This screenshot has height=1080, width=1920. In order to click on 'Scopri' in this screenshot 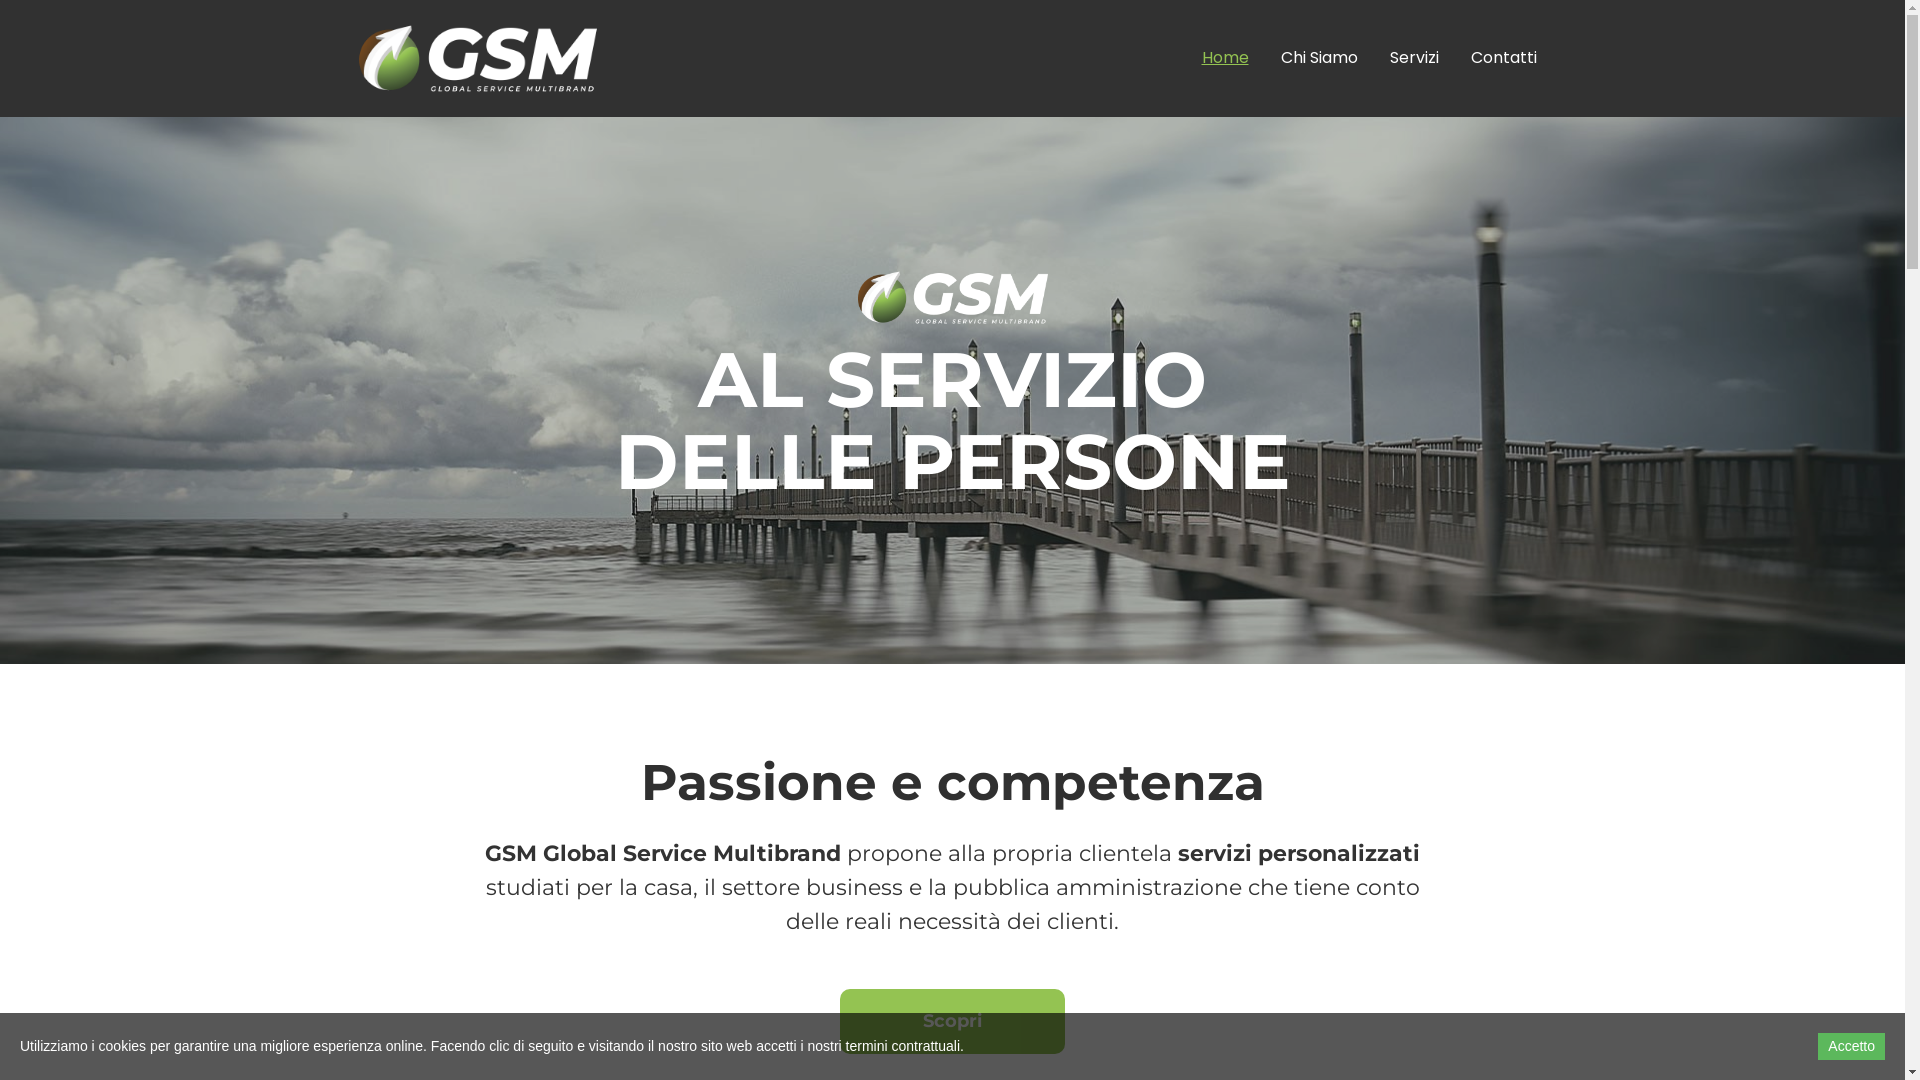, I will do `click(840, 1021)`.